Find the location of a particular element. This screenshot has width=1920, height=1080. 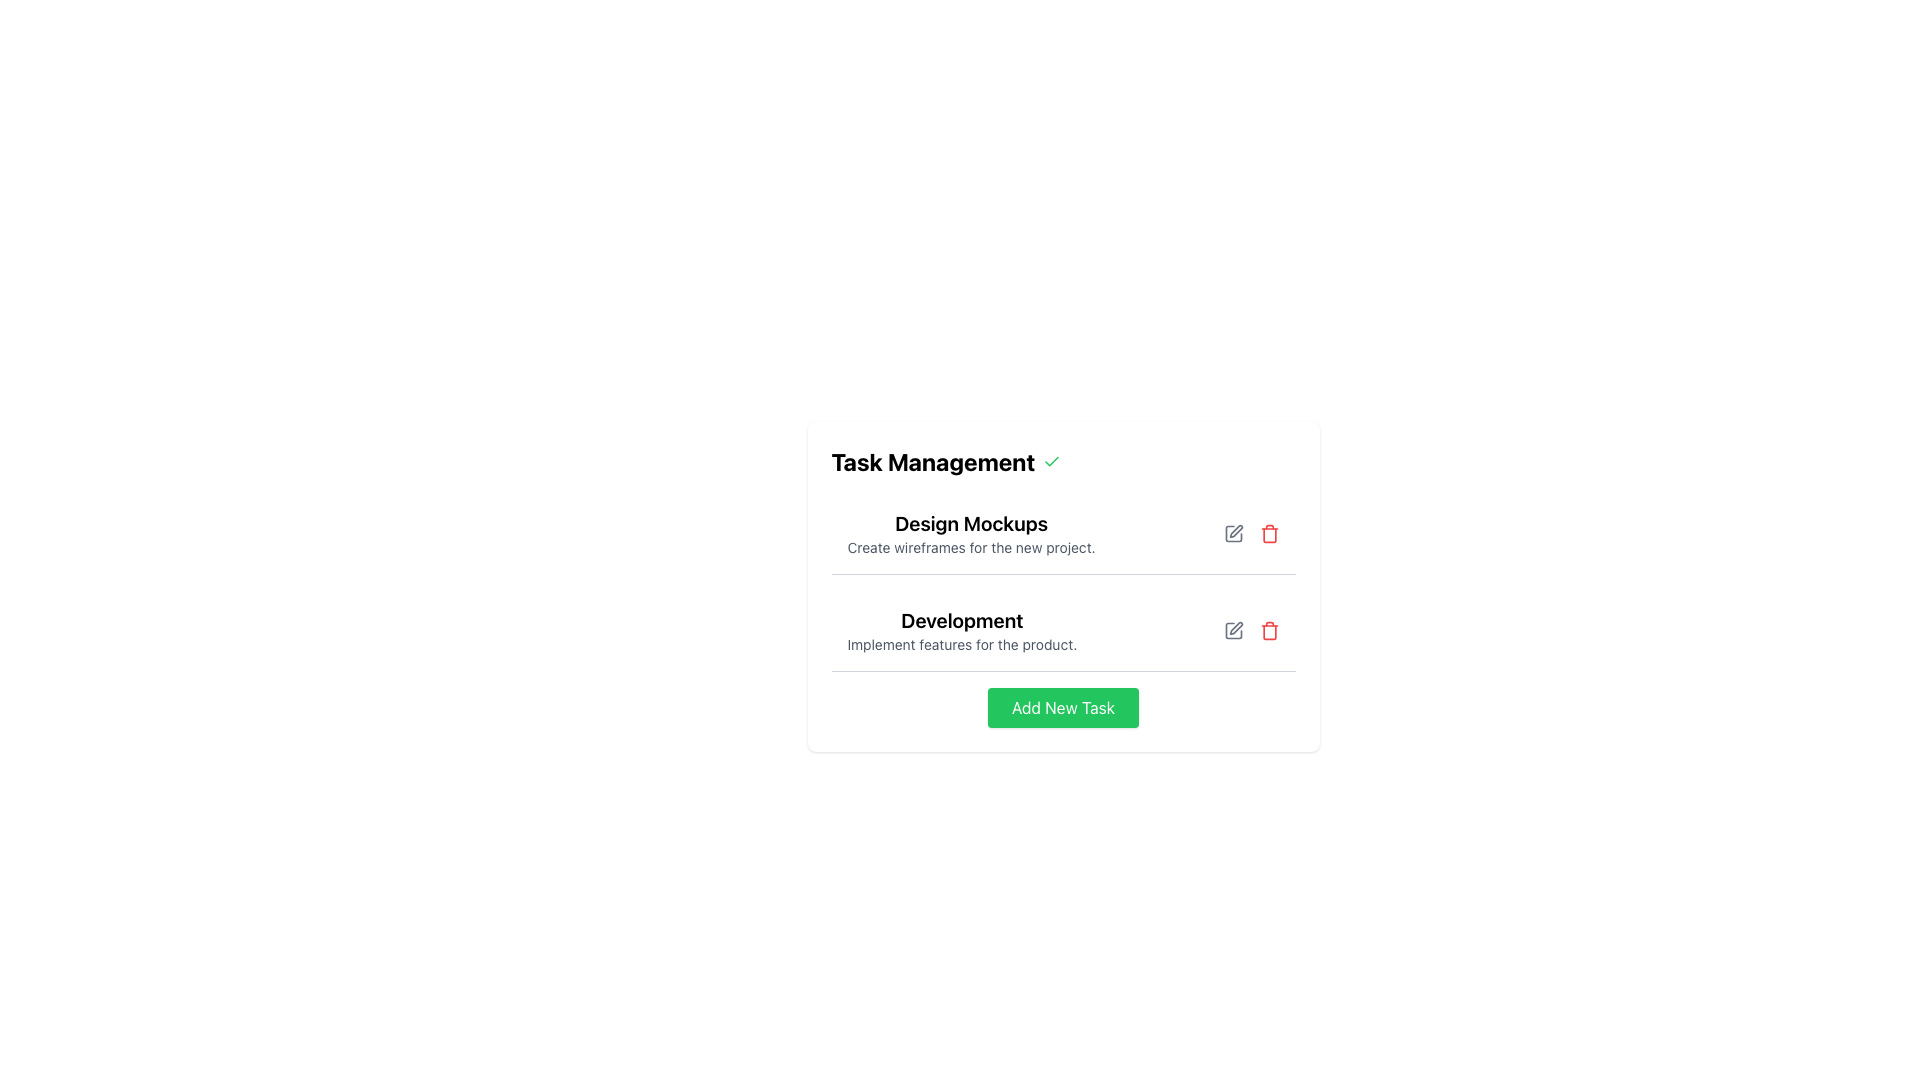

the edit SVG icon located to the right of the 'Development' task label is located at coordinates (1235, 627).